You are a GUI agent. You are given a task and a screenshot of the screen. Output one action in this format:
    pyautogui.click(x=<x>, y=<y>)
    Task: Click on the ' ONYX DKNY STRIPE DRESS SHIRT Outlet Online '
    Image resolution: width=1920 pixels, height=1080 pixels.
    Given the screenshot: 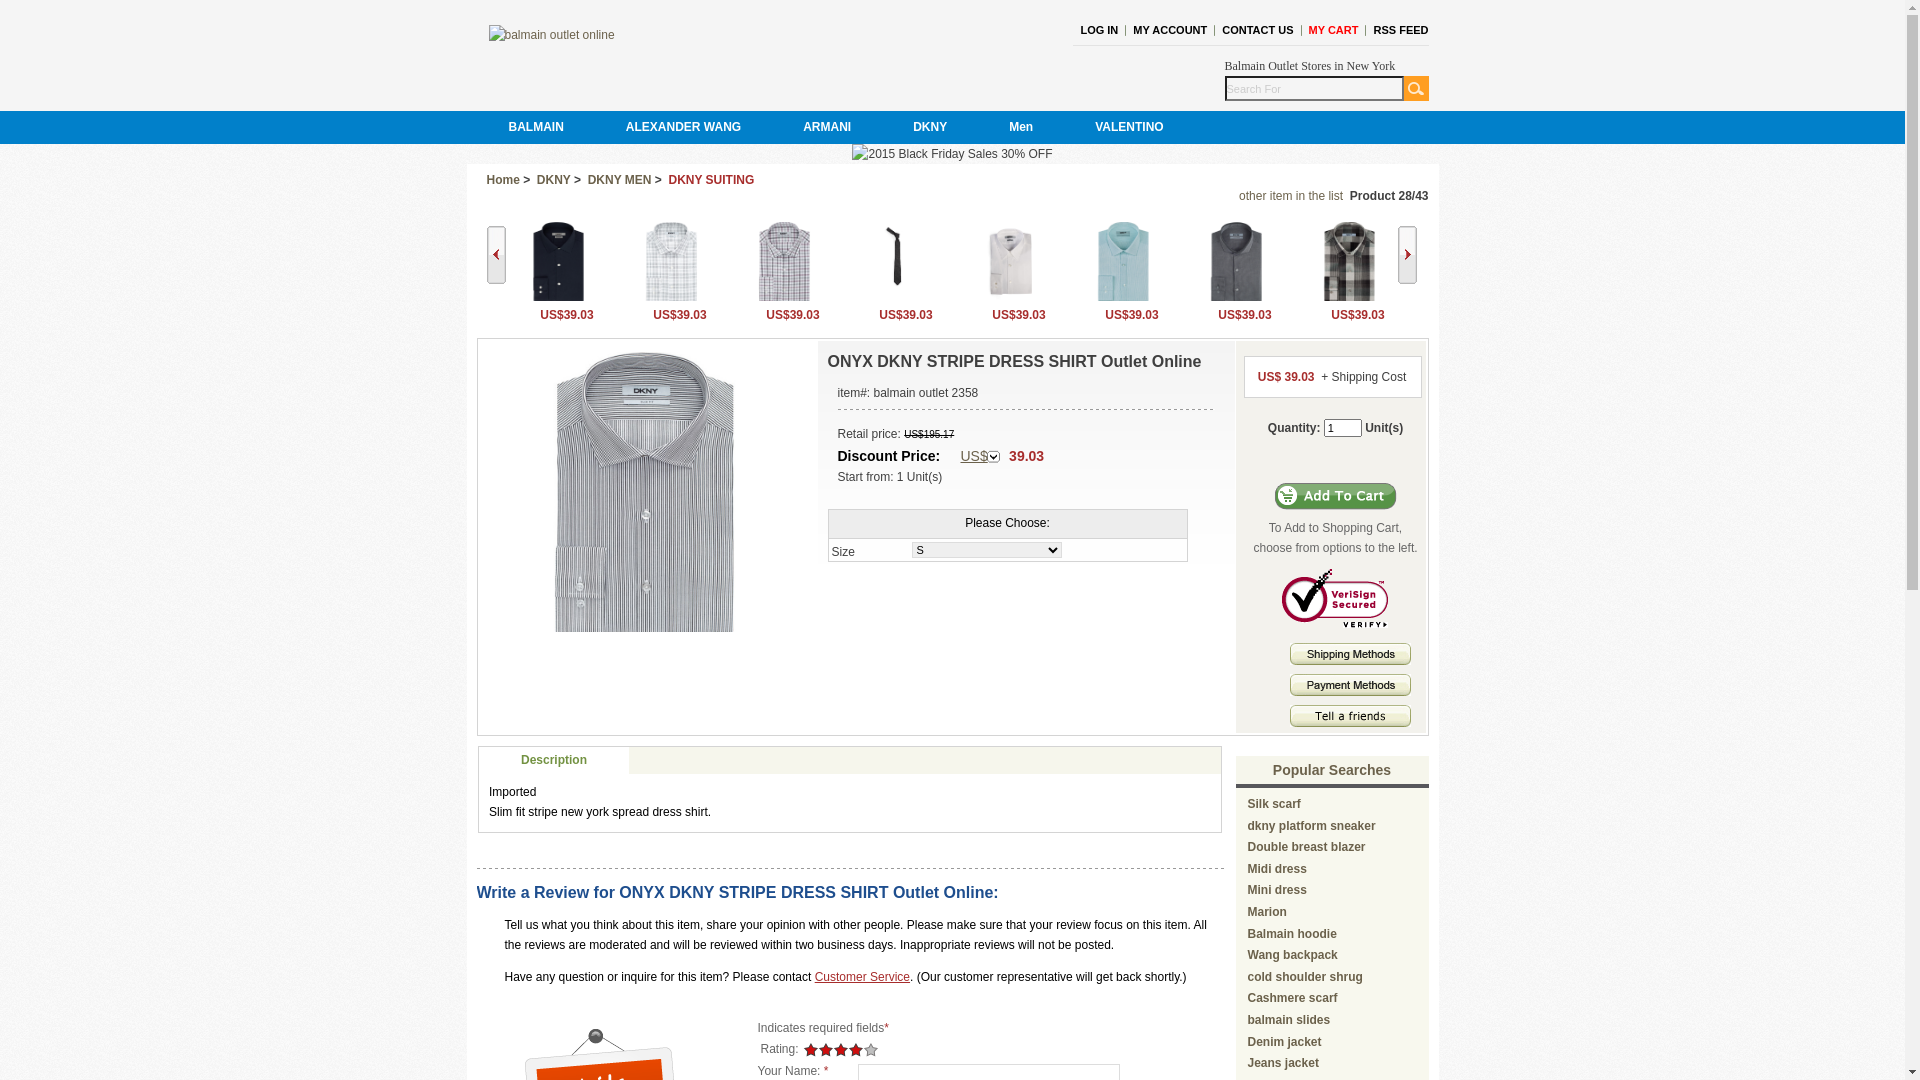 What is the action you would take?
    pyautogui.click(x=644, y=492)
    